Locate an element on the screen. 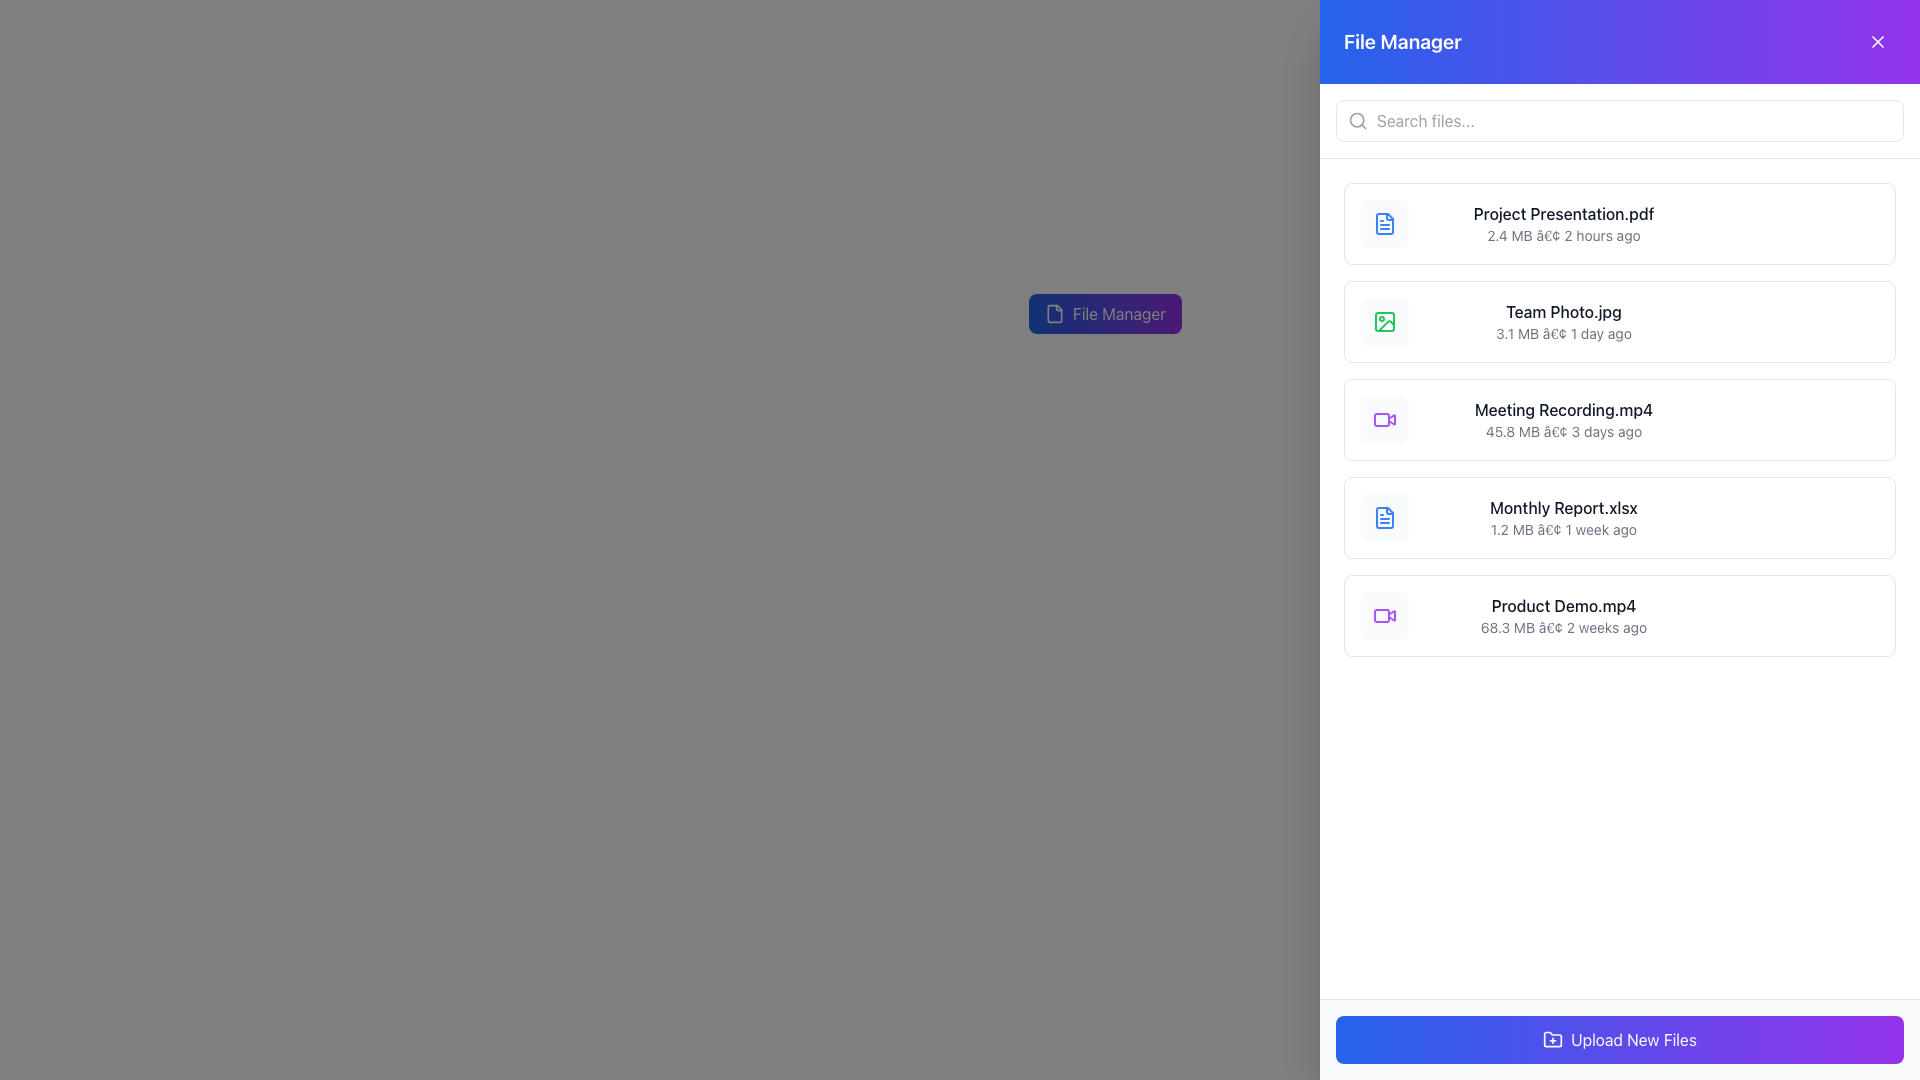  the purple-styled, rounded rectangle icon with a video camera symbol is located at coordinates (1381, 419).